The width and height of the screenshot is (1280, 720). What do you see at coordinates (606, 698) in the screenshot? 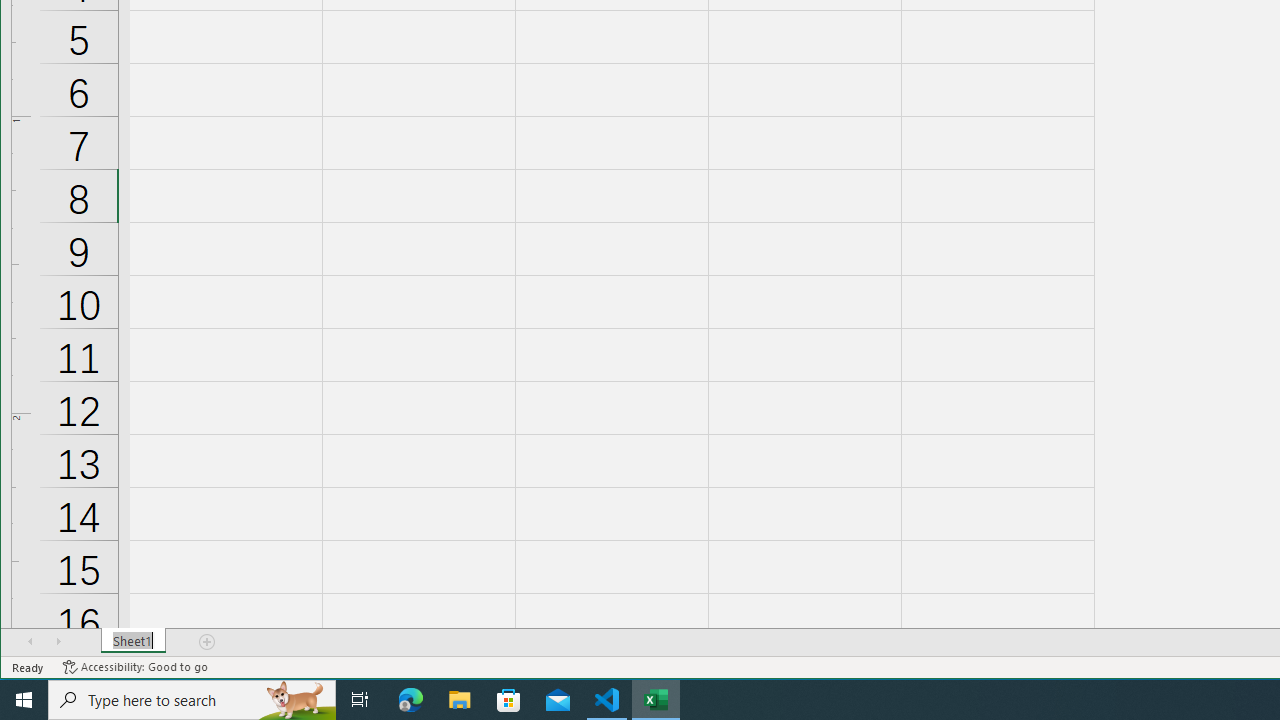
I see `'Visual Studio Code - 1 running window'` at bounding box center [606, 698].